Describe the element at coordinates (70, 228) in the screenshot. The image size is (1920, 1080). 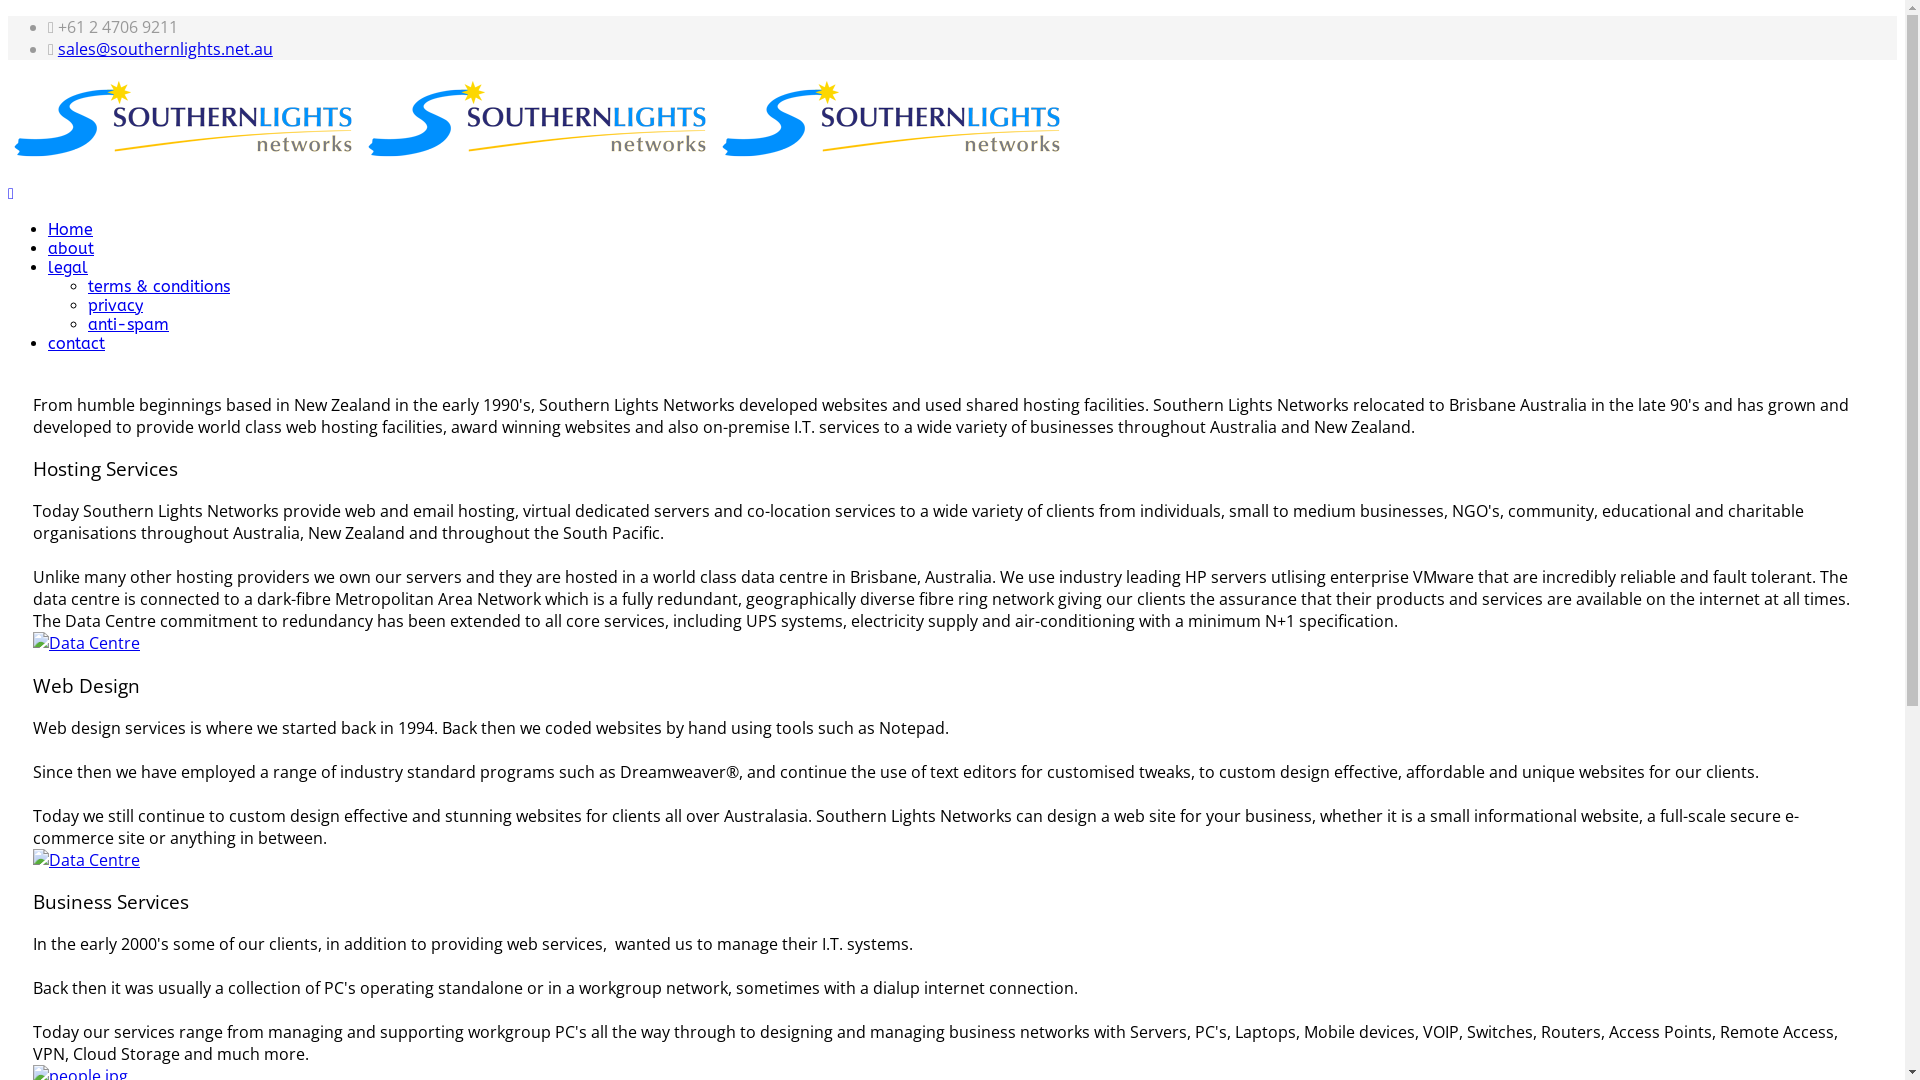
I see `'Home'` at that location.